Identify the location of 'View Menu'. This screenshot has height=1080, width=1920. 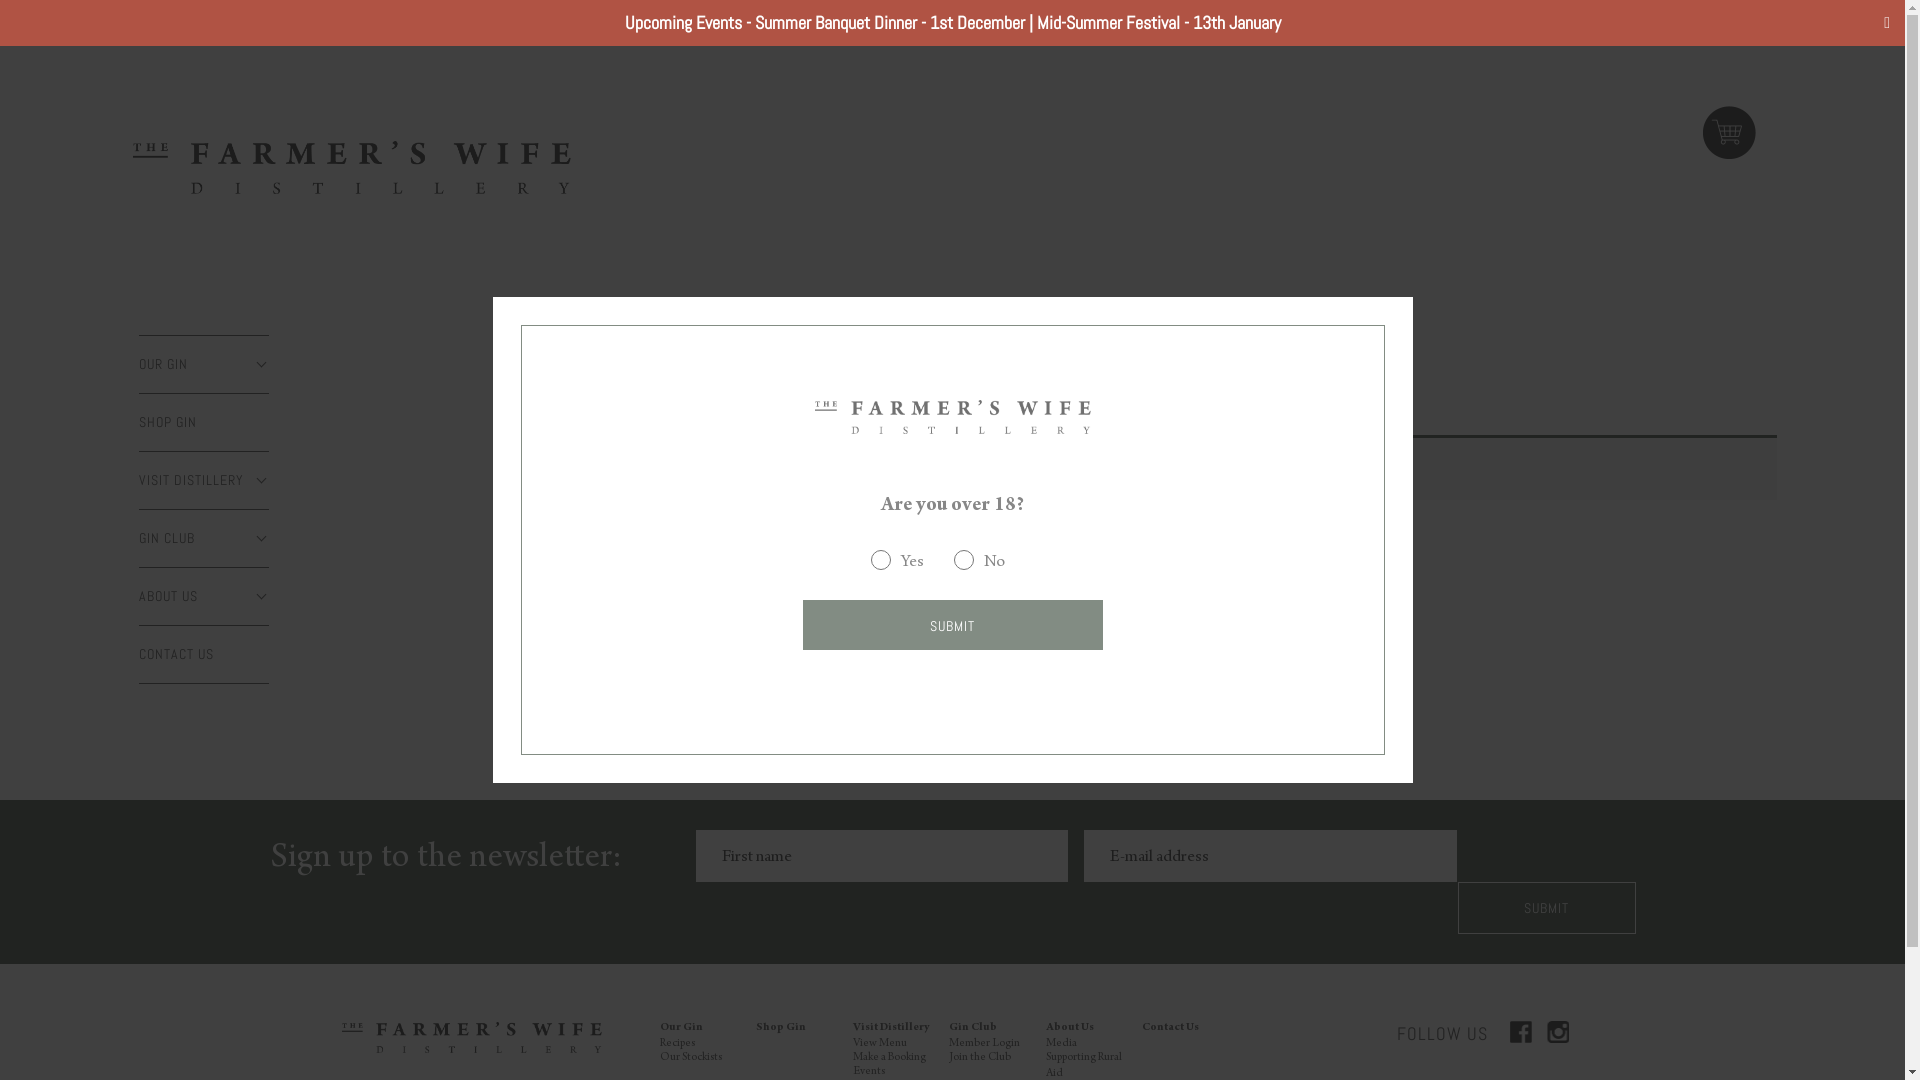
(879, 1043).